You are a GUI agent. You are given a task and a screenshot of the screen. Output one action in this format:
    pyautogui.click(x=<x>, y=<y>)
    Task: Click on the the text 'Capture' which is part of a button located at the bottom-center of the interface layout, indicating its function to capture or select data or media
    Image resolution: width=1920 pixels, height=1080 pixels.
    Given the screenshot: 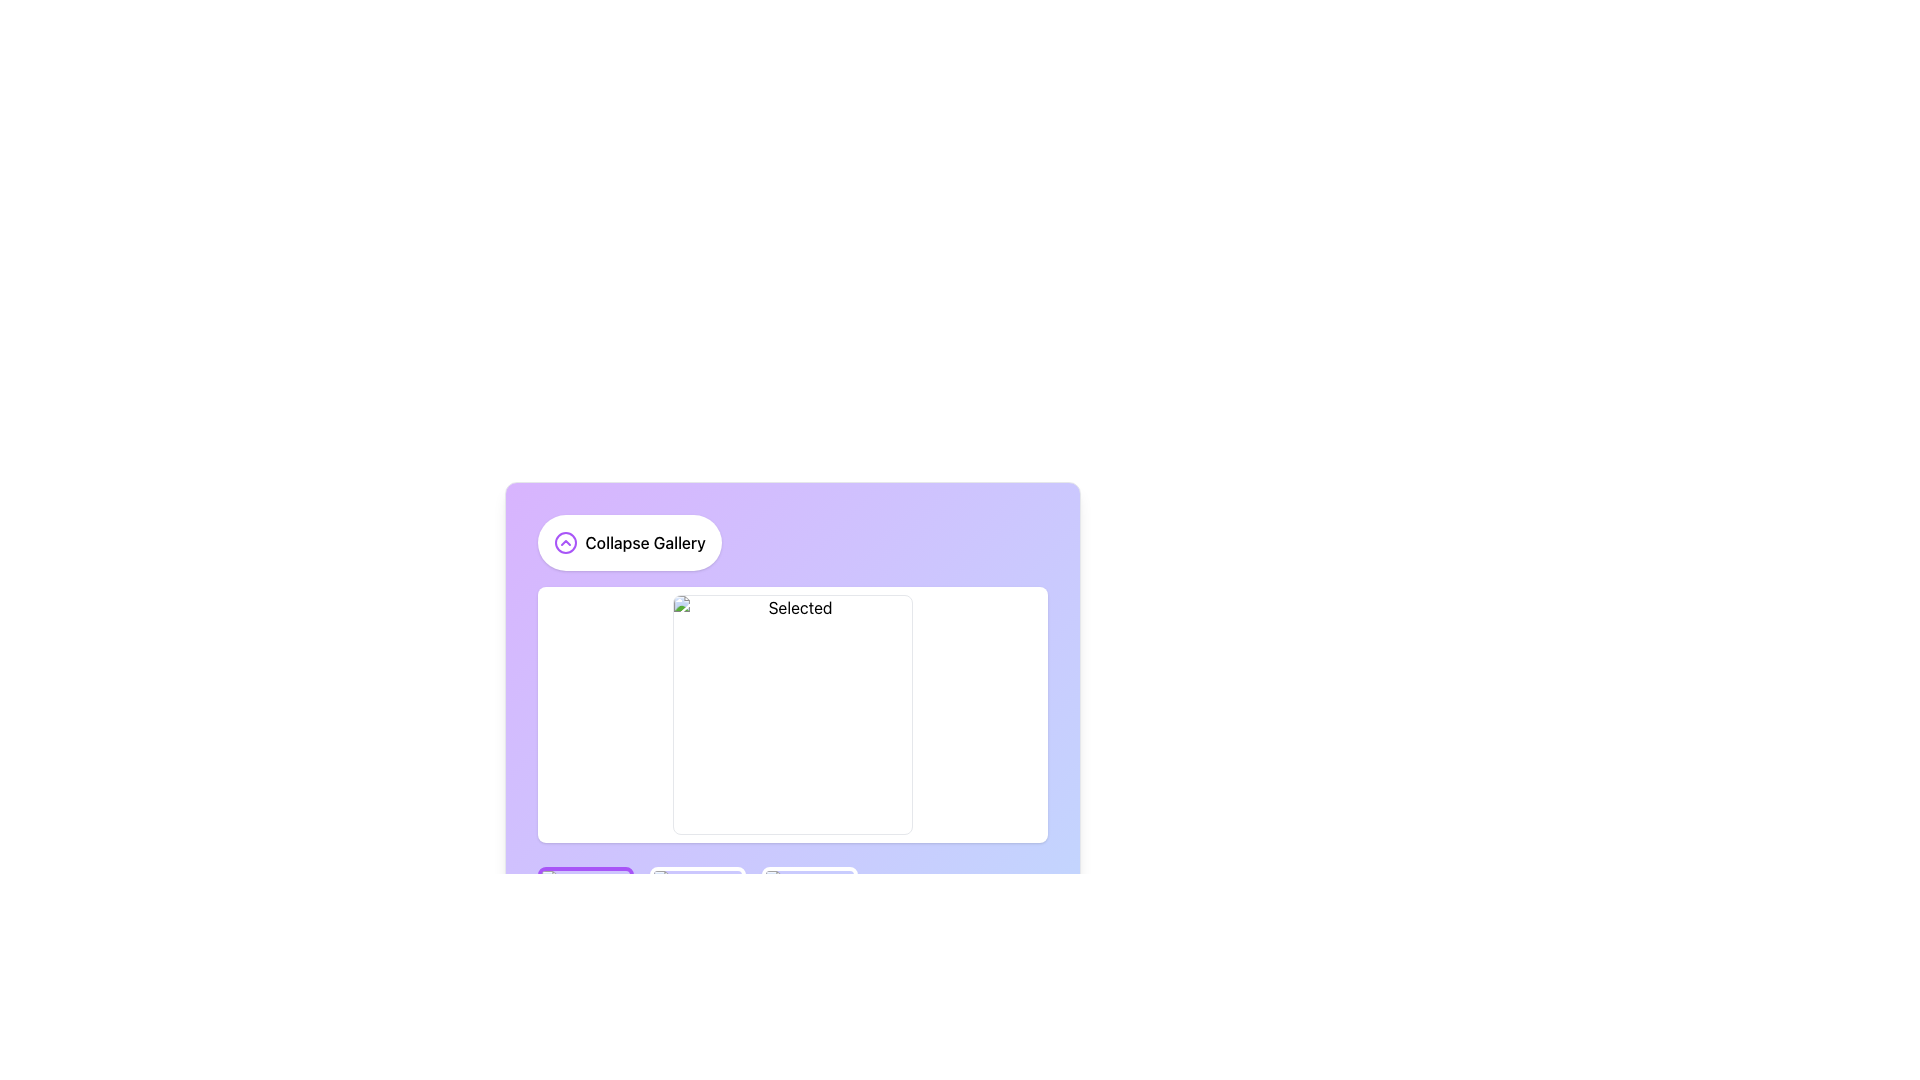 What is the action you would take?
    pyautogui.click(x=666, y=1036)
    